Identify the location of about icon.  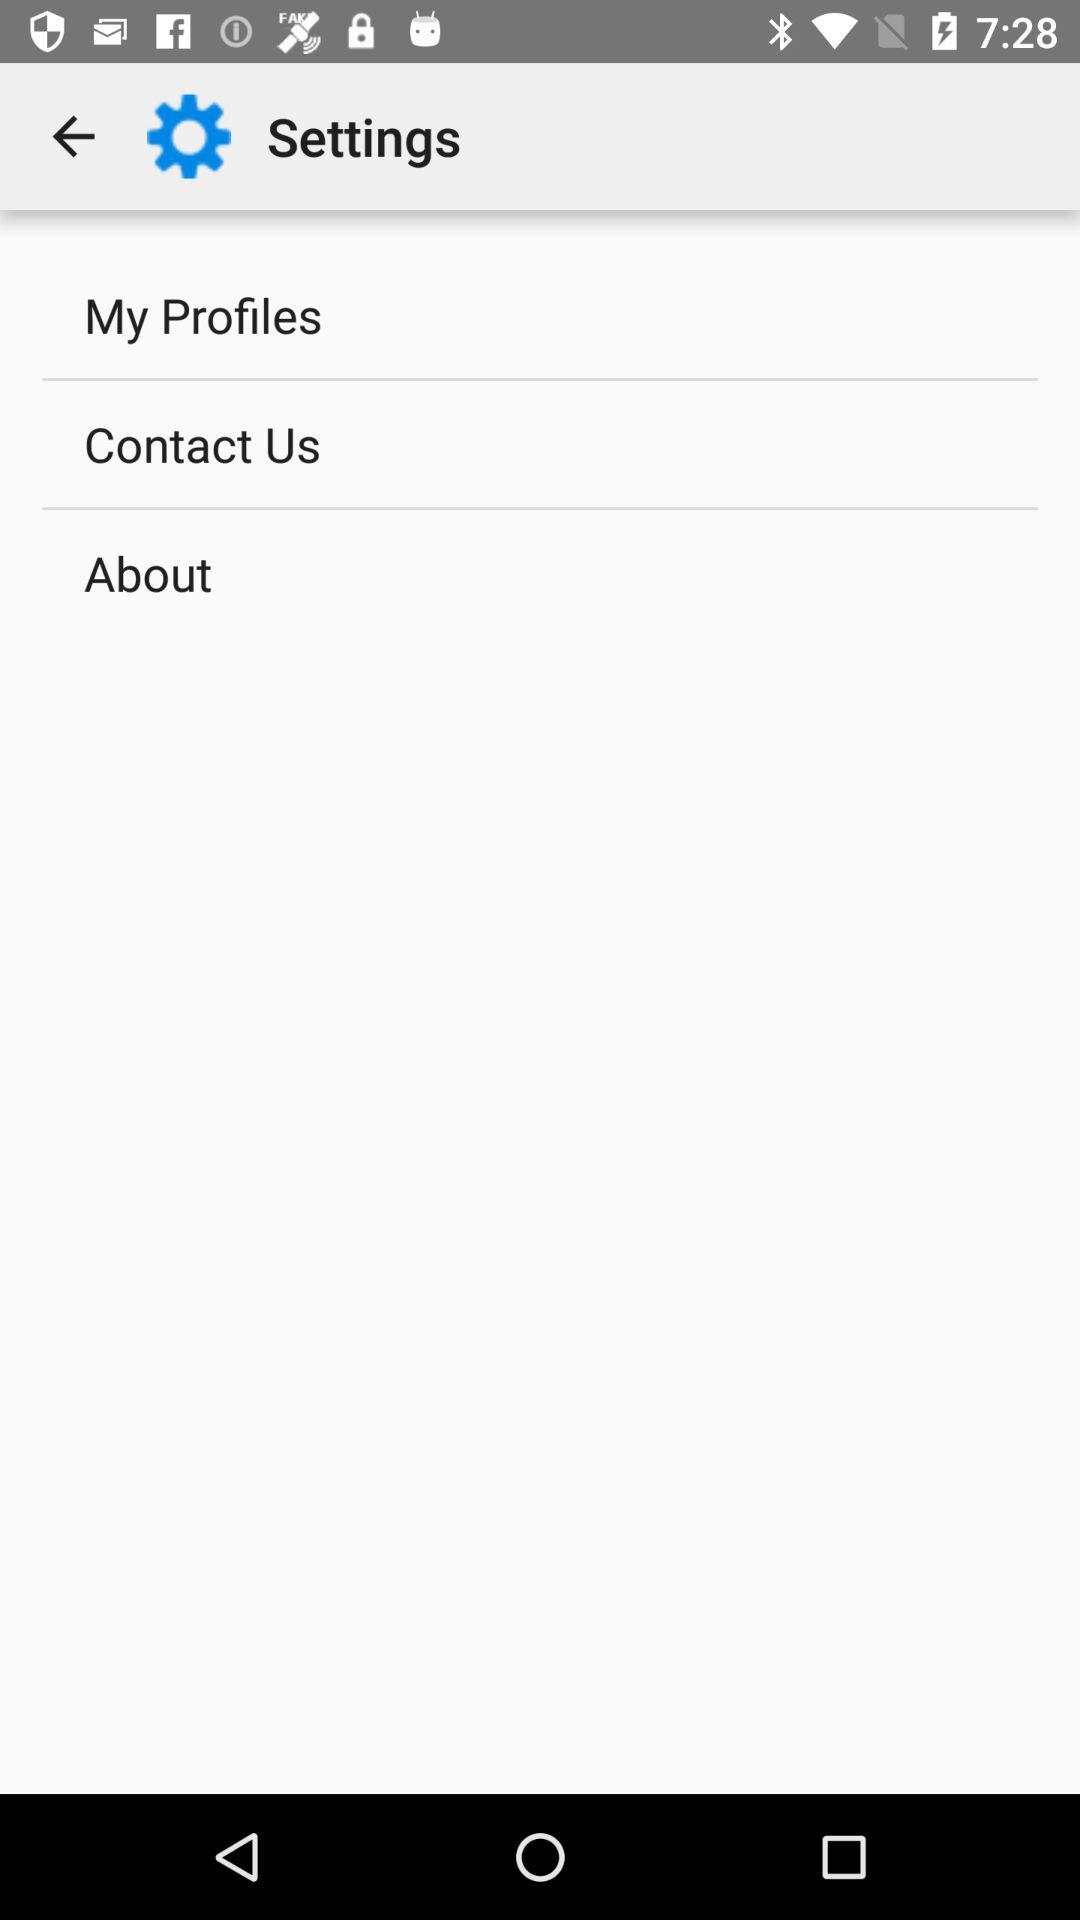
(540, 571).